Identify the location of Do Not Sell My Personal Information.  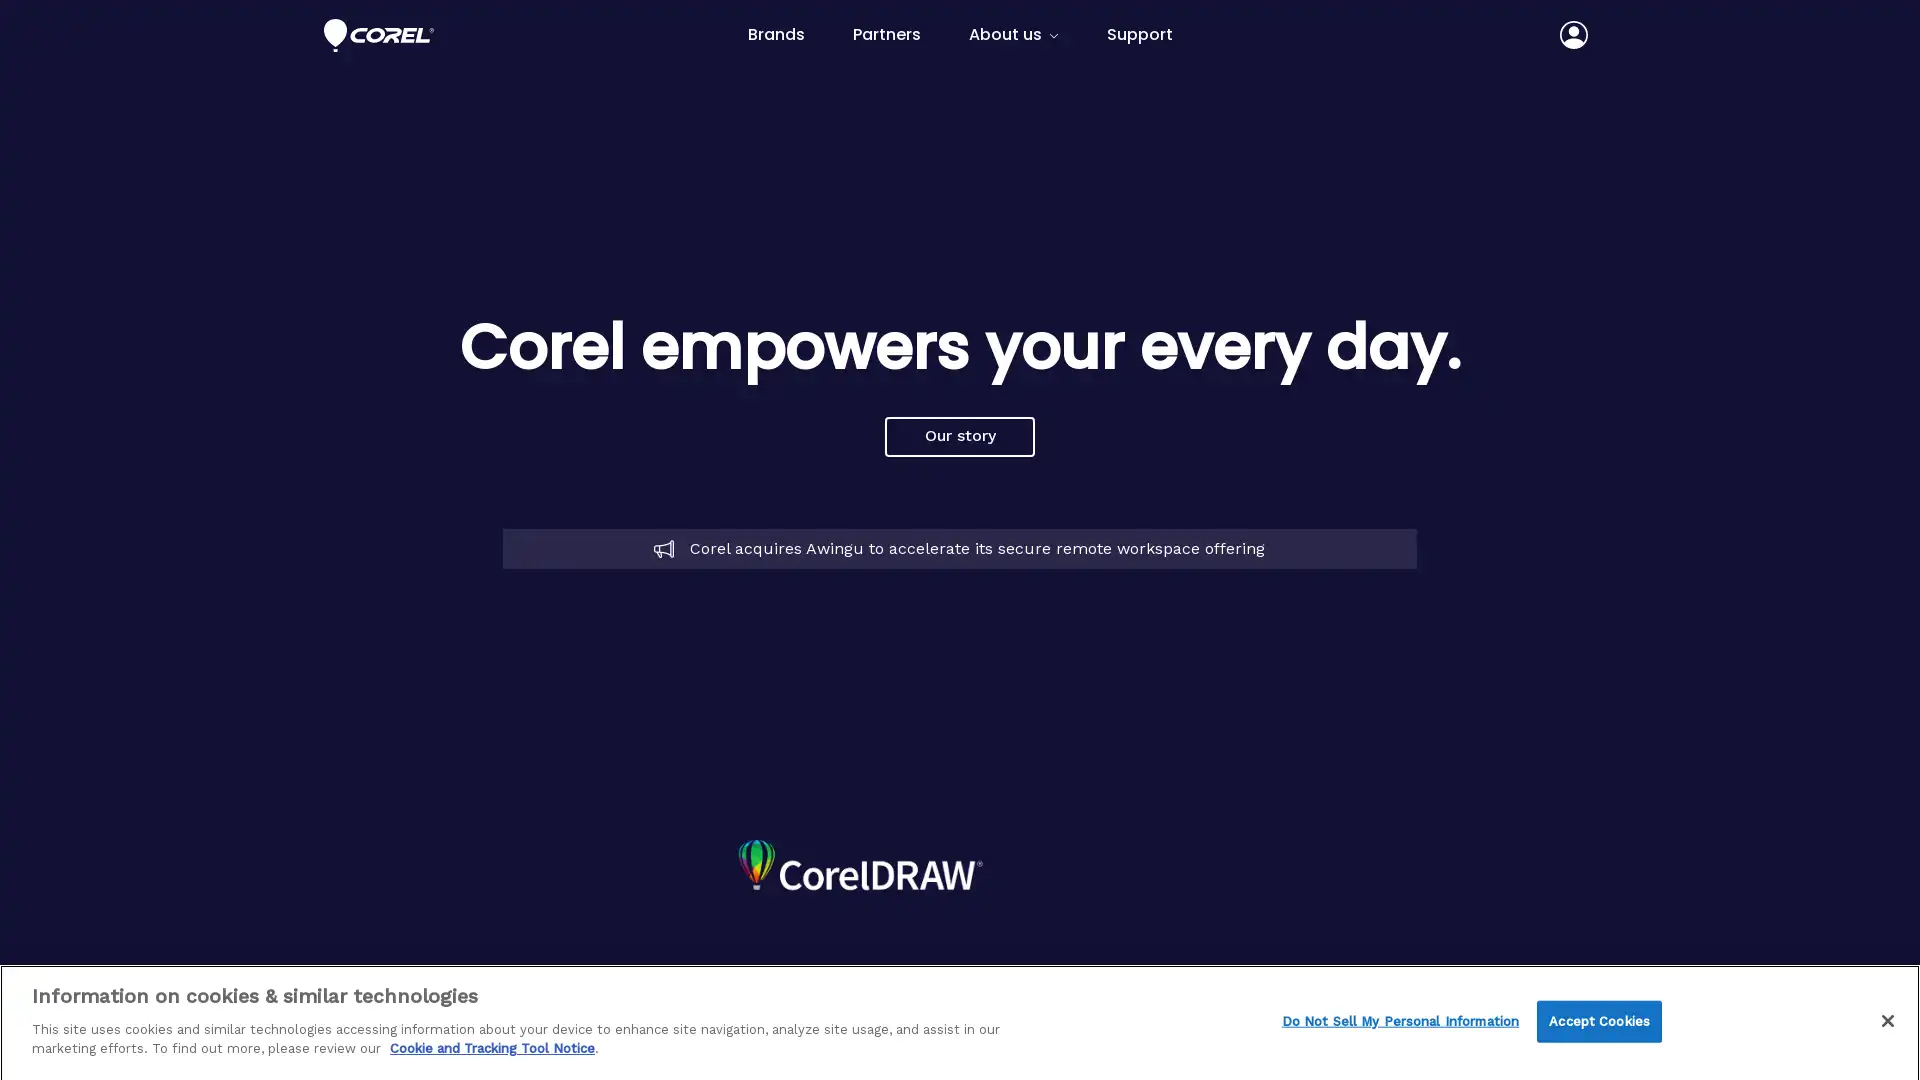
(1399, 1019).